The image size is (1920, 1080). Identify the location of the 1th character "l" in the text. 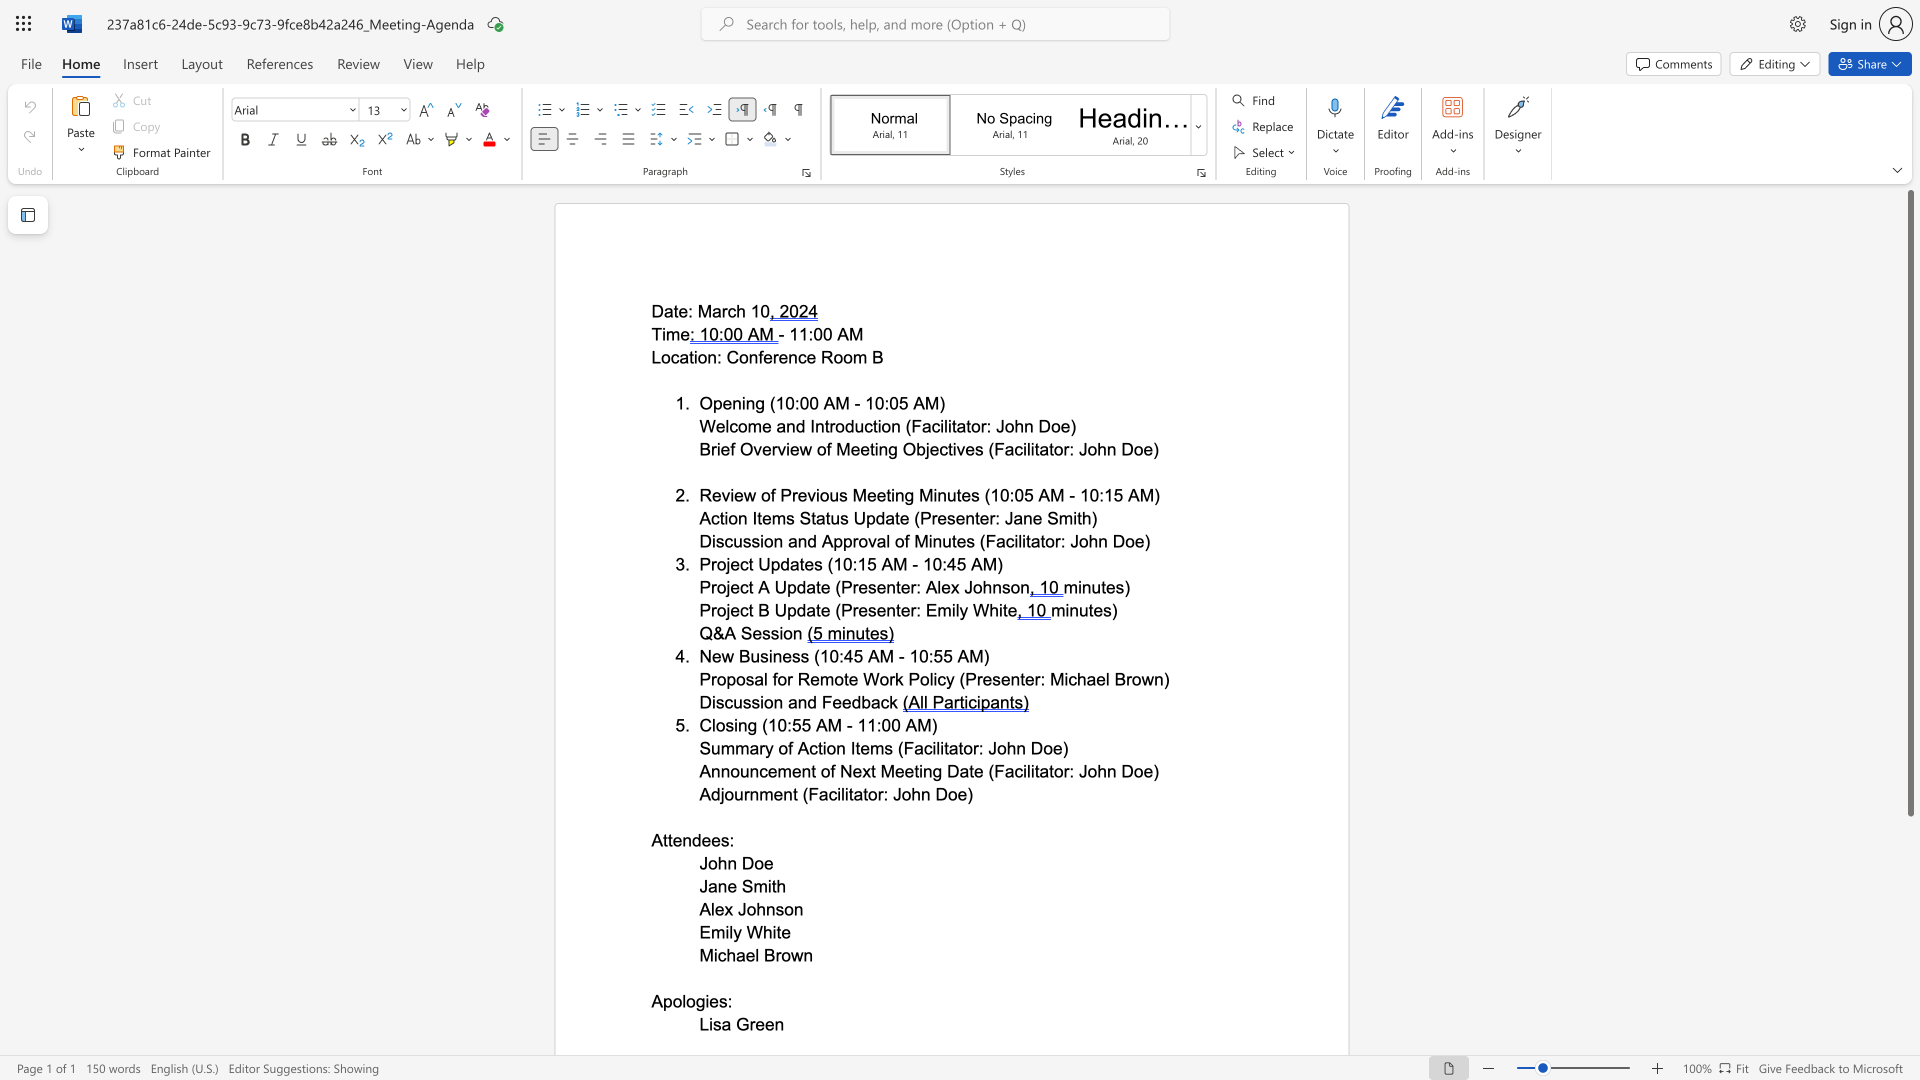
(756, 954).